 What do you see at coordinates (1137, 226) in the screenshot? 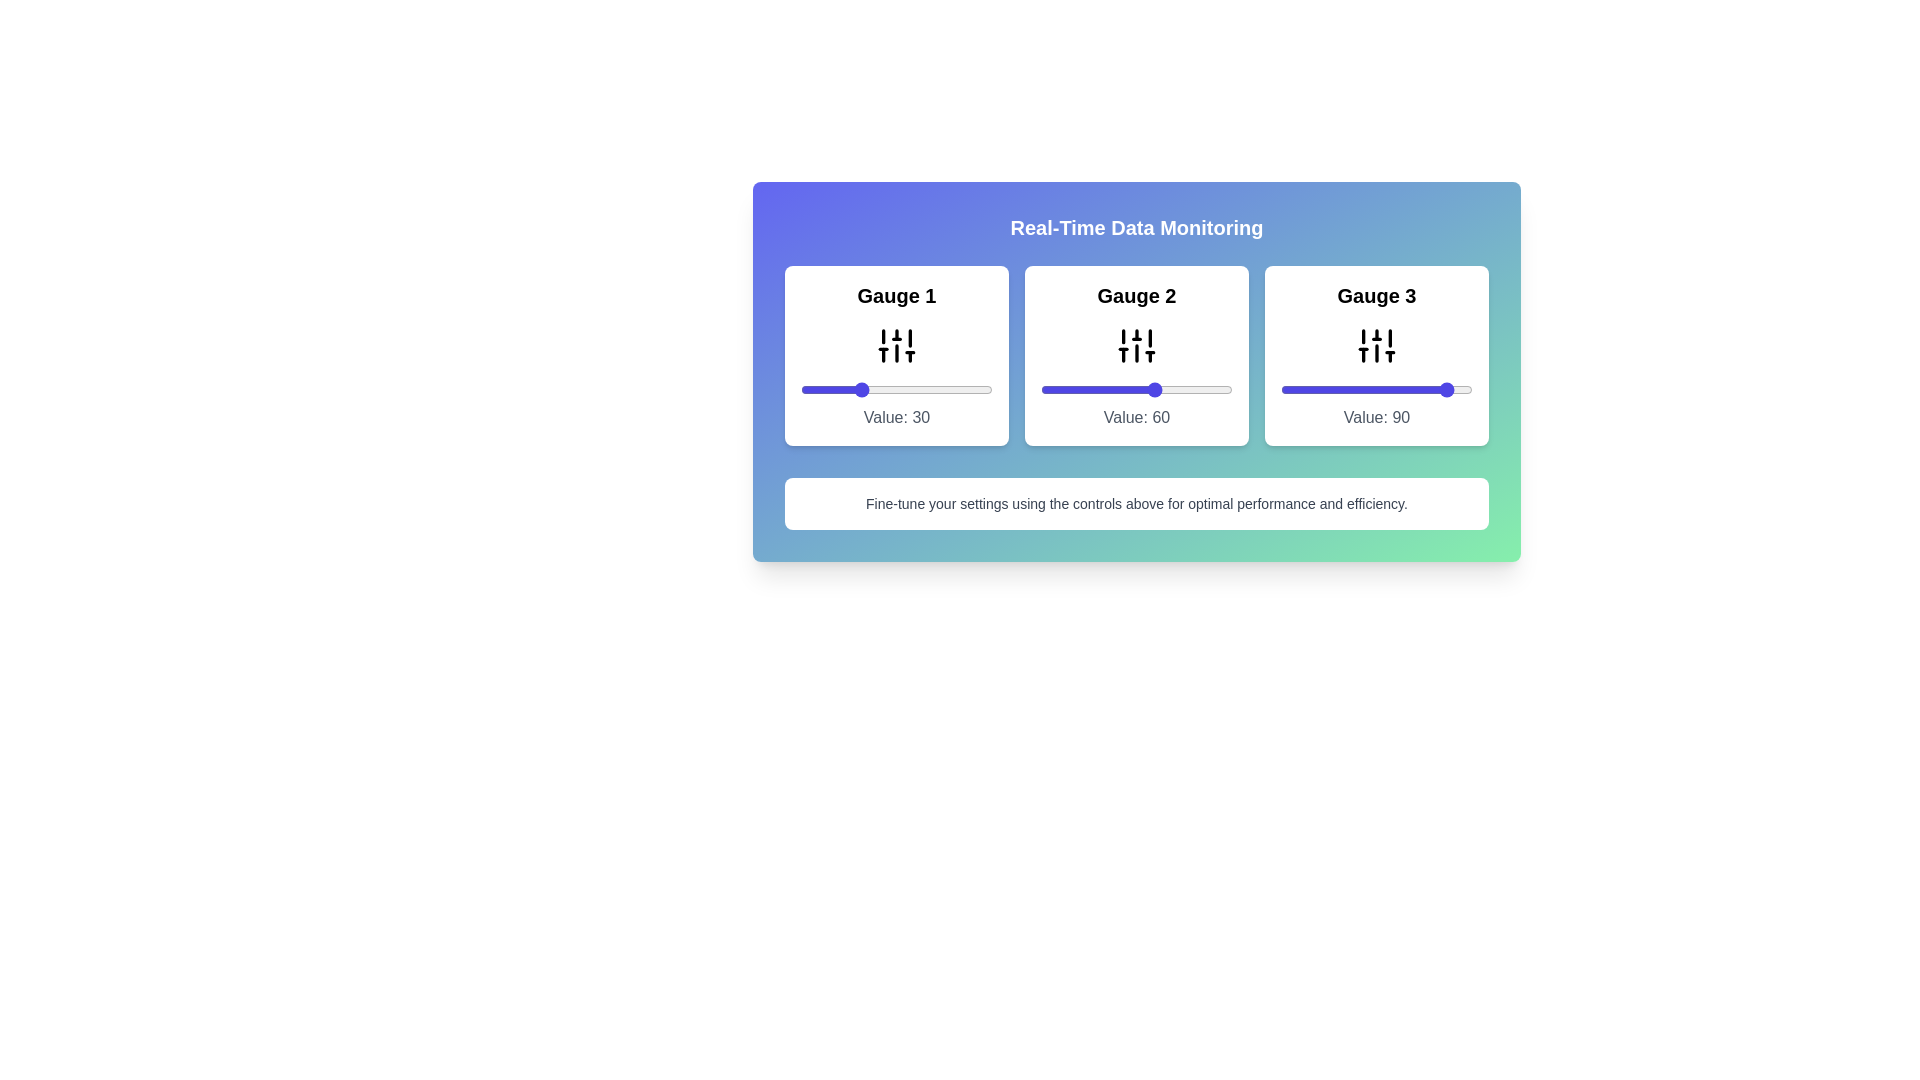
I see `the header element that serves as a title for the section, located at the top inside a box with a gradient background, centered above three gauges` at bounding box center [1137, 226].